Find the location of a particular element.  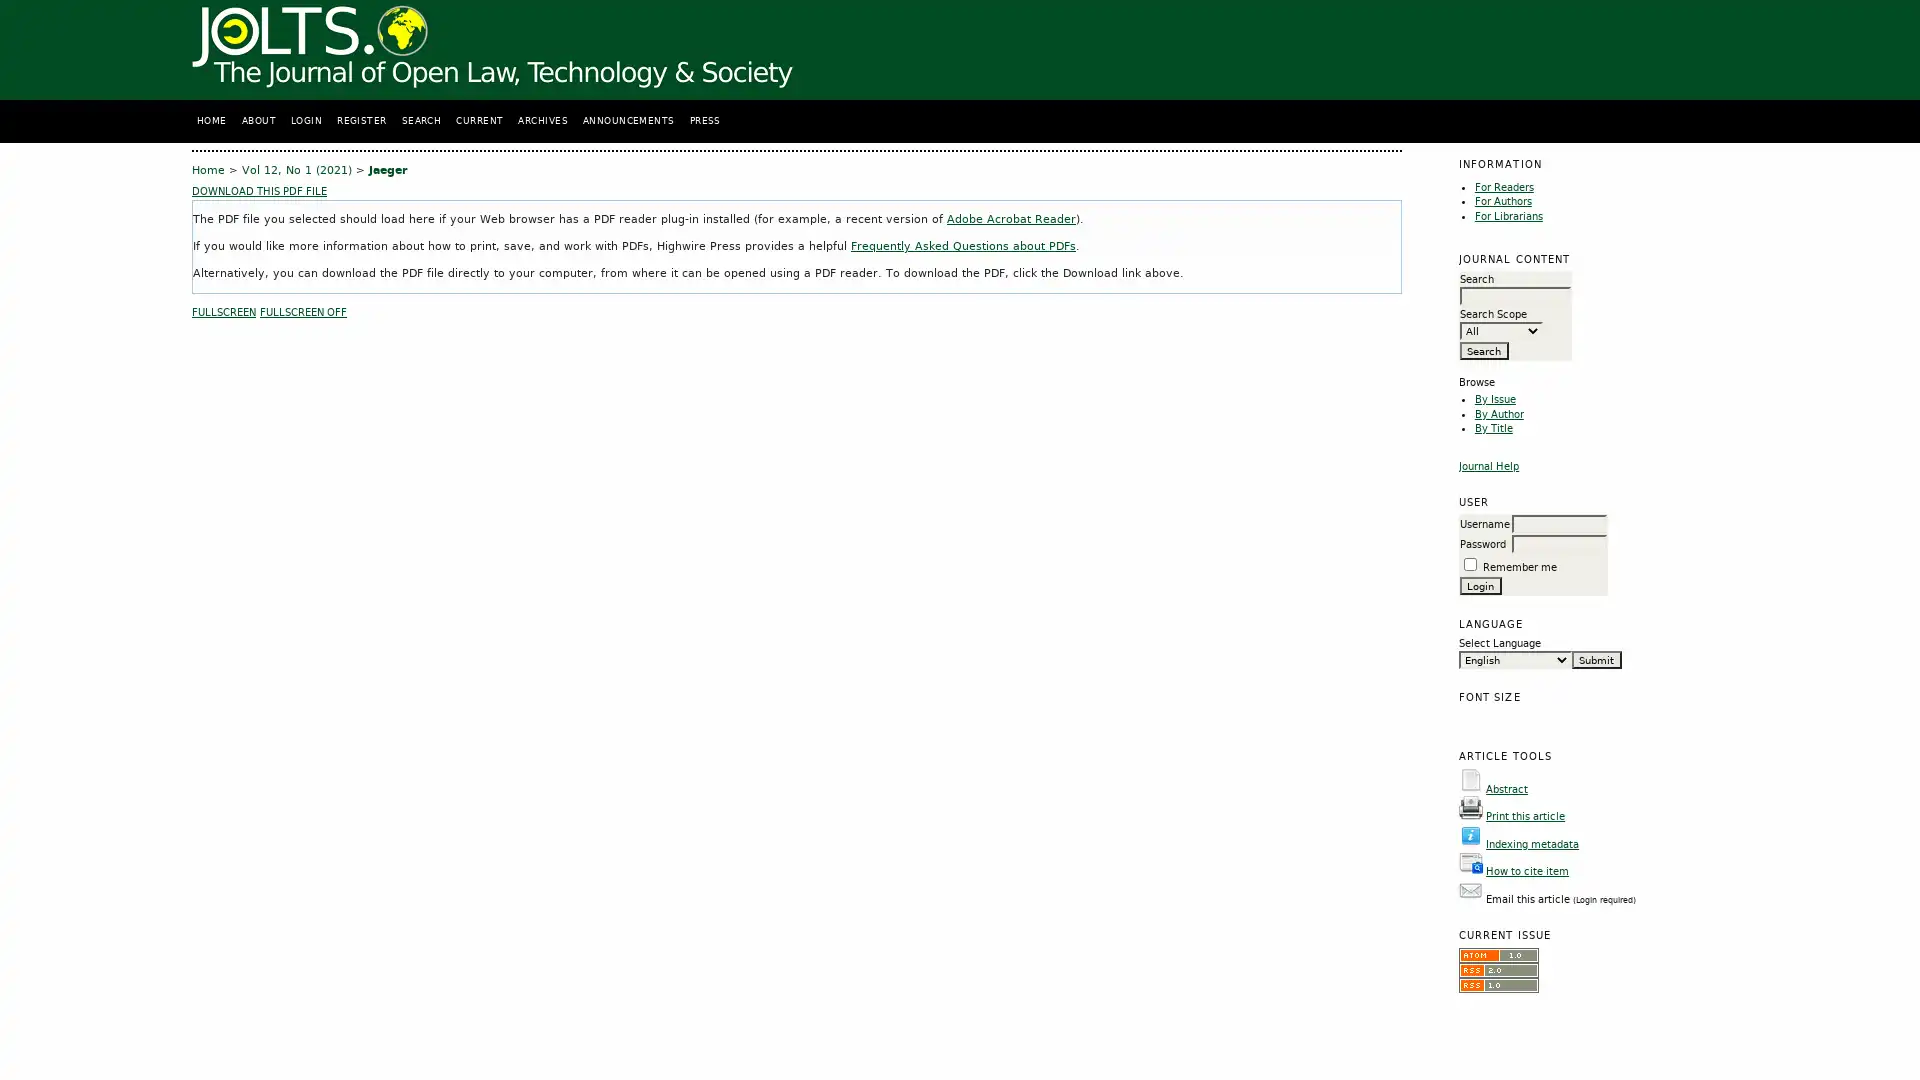

Login is located at coordinates (1480, 585).